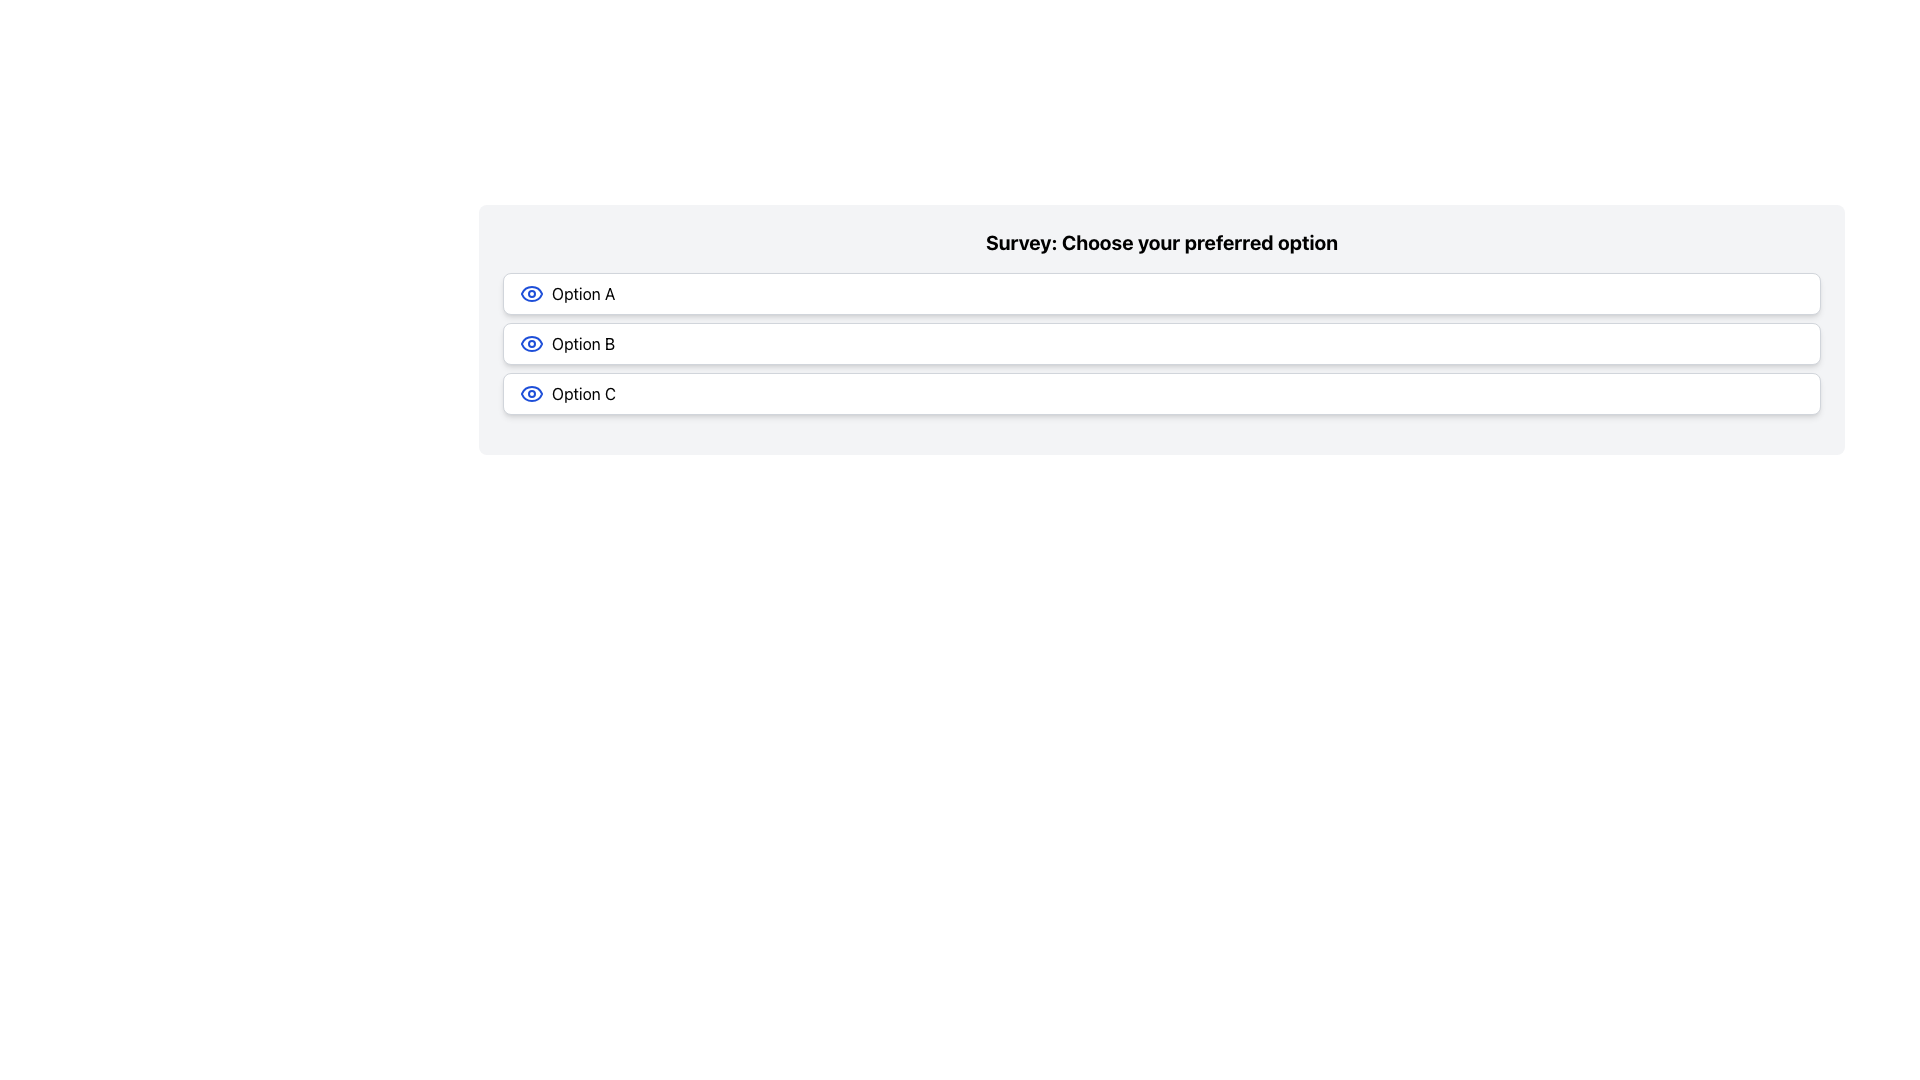 The height and width of the screenshot is (1080, 1920). What do you see at coordinates (532, 342) in the screenshot?
I see `the 'eye' icon located to the left of the text 'Option B'` at bounding box center [532, 342].